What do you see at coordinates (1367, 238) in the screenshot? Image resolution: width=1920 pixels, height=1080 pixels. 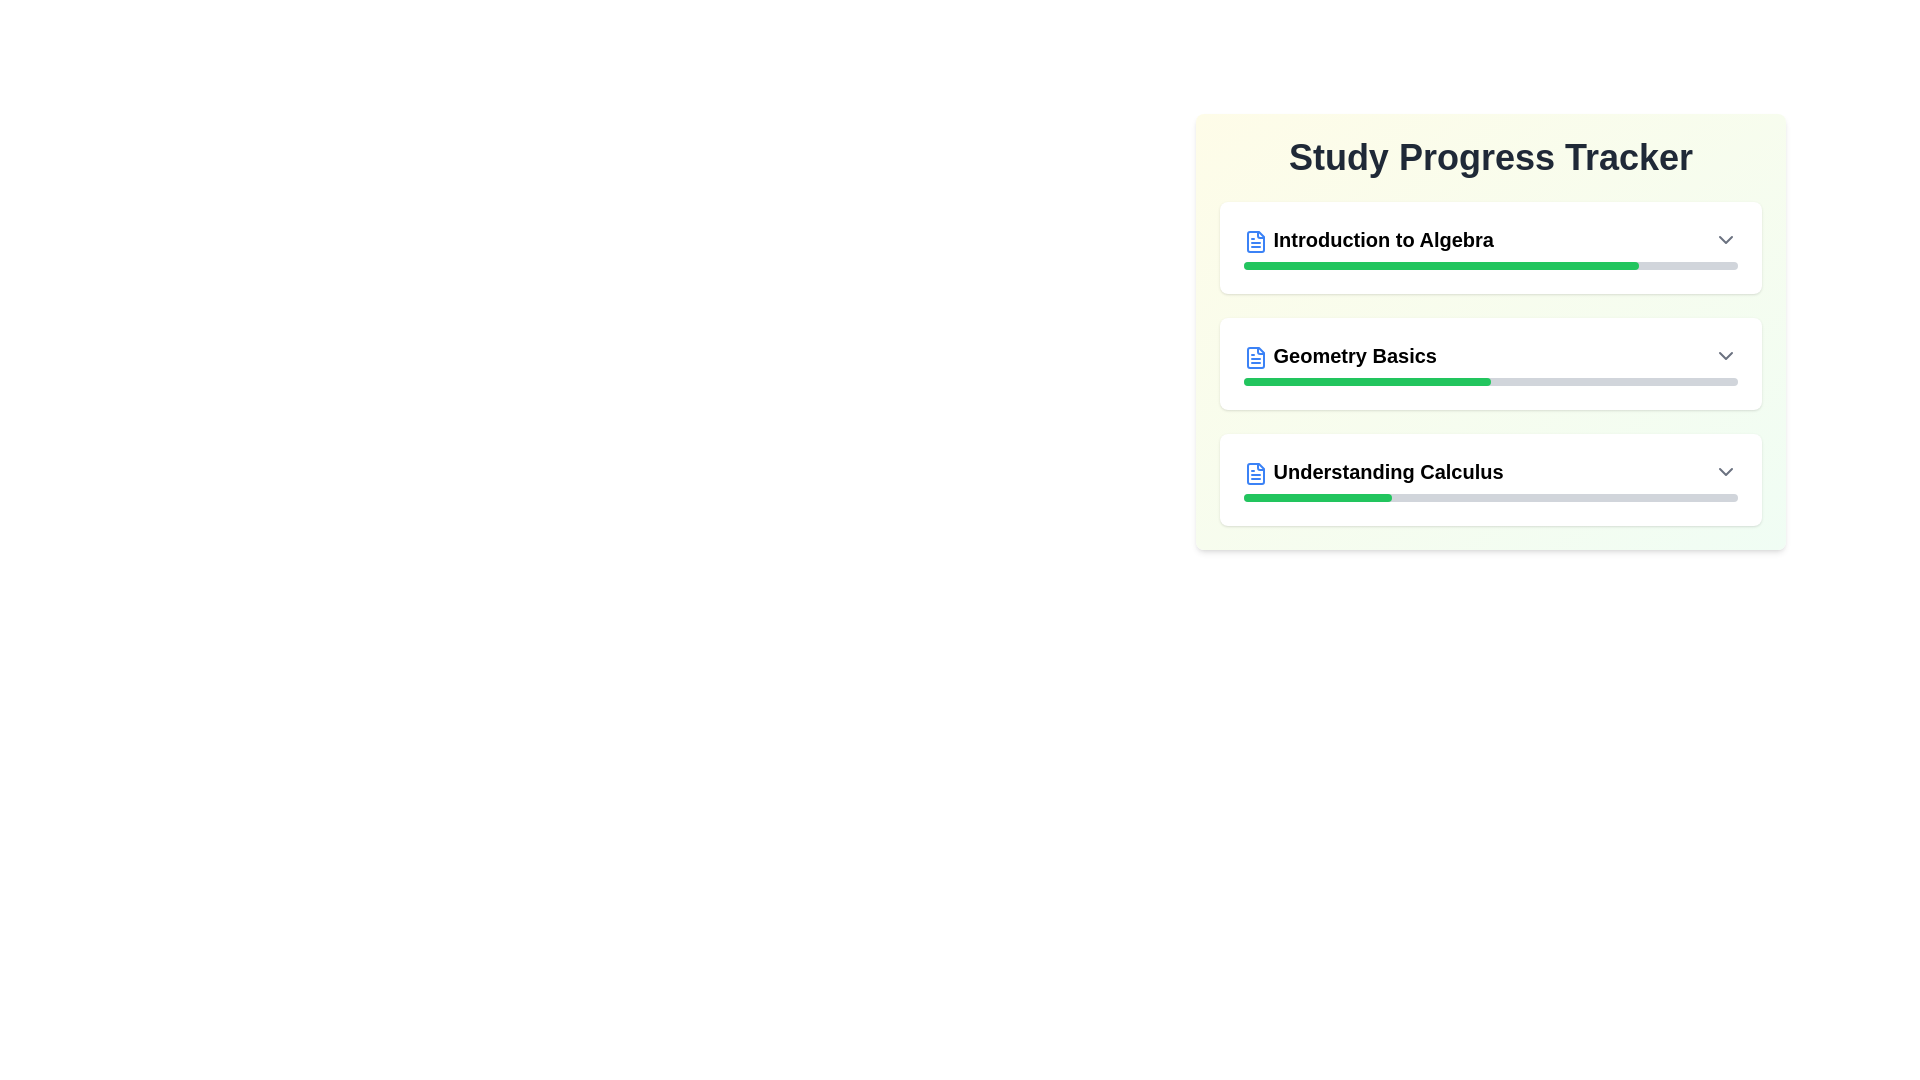 I see `text label identifying the module 'Introduction to Algebra' located at the topmost position in the vertical list of learning modules under the 'Study Progress Tracker' section` at bounding box center [1367, 238].